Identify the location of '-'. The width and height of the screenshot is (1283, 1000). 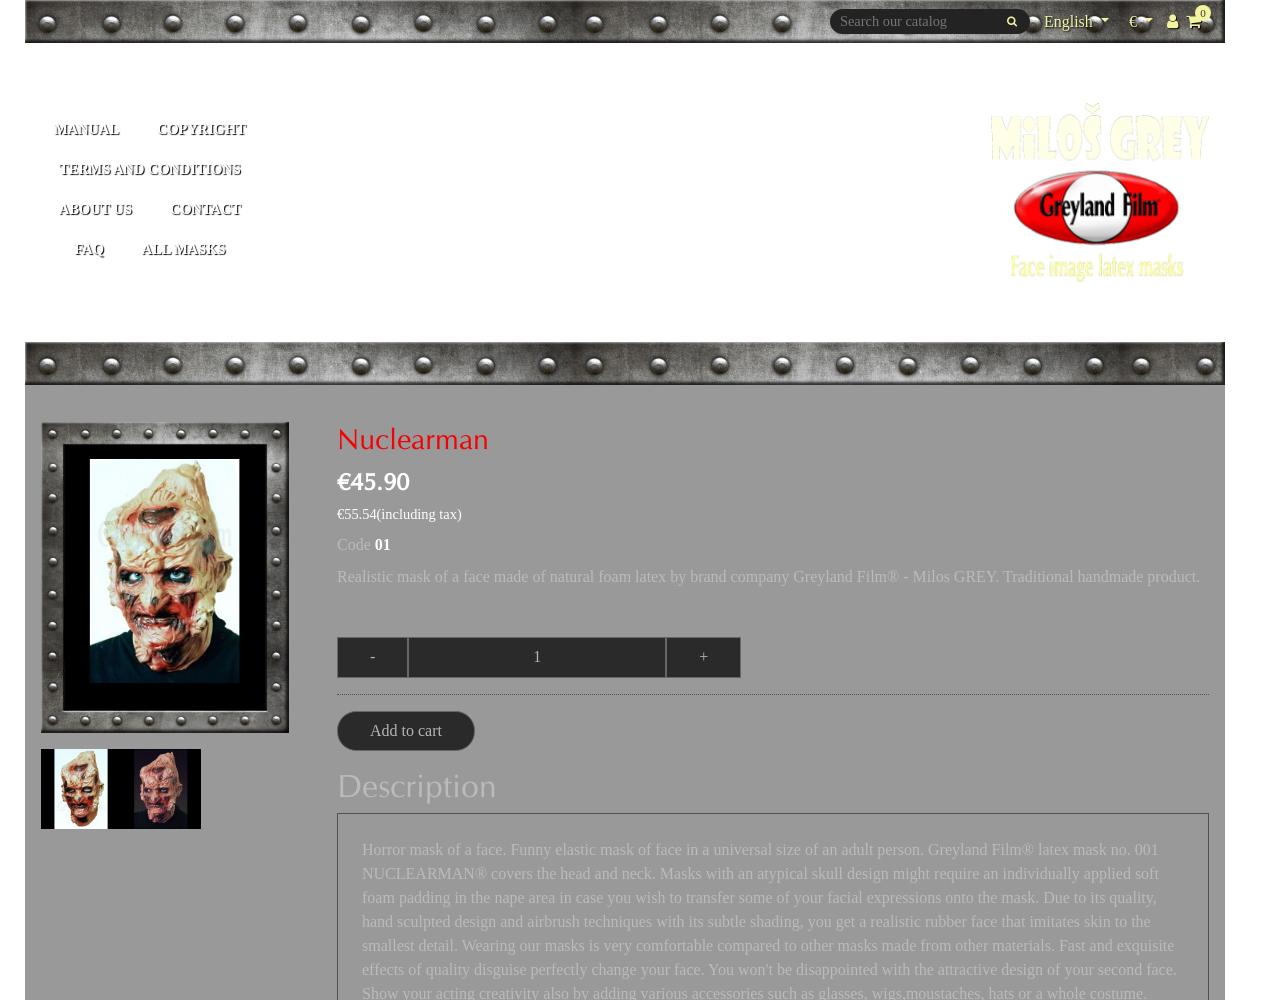
(372, 656).